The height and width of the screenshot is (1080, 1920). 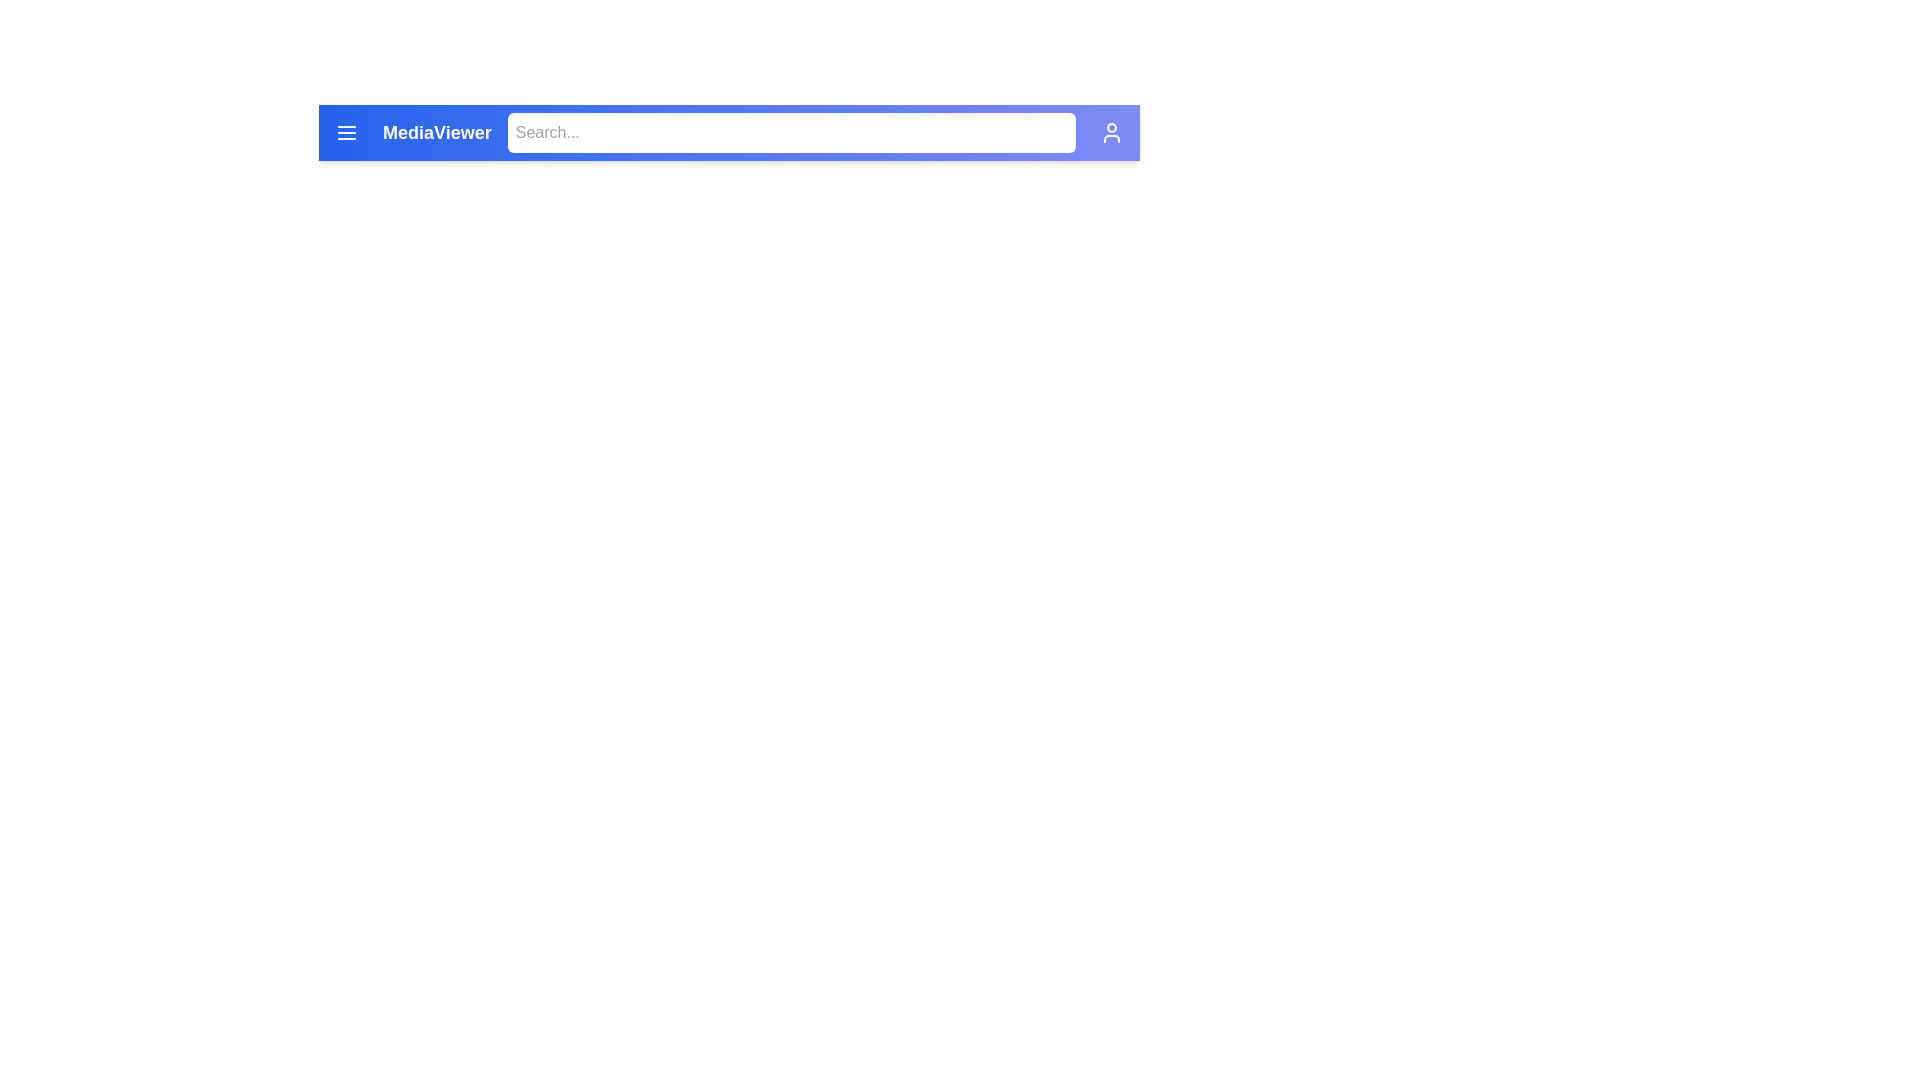 I want to click on the user profile access button located on the far right of the header bar, so click(x=1111, y=132).